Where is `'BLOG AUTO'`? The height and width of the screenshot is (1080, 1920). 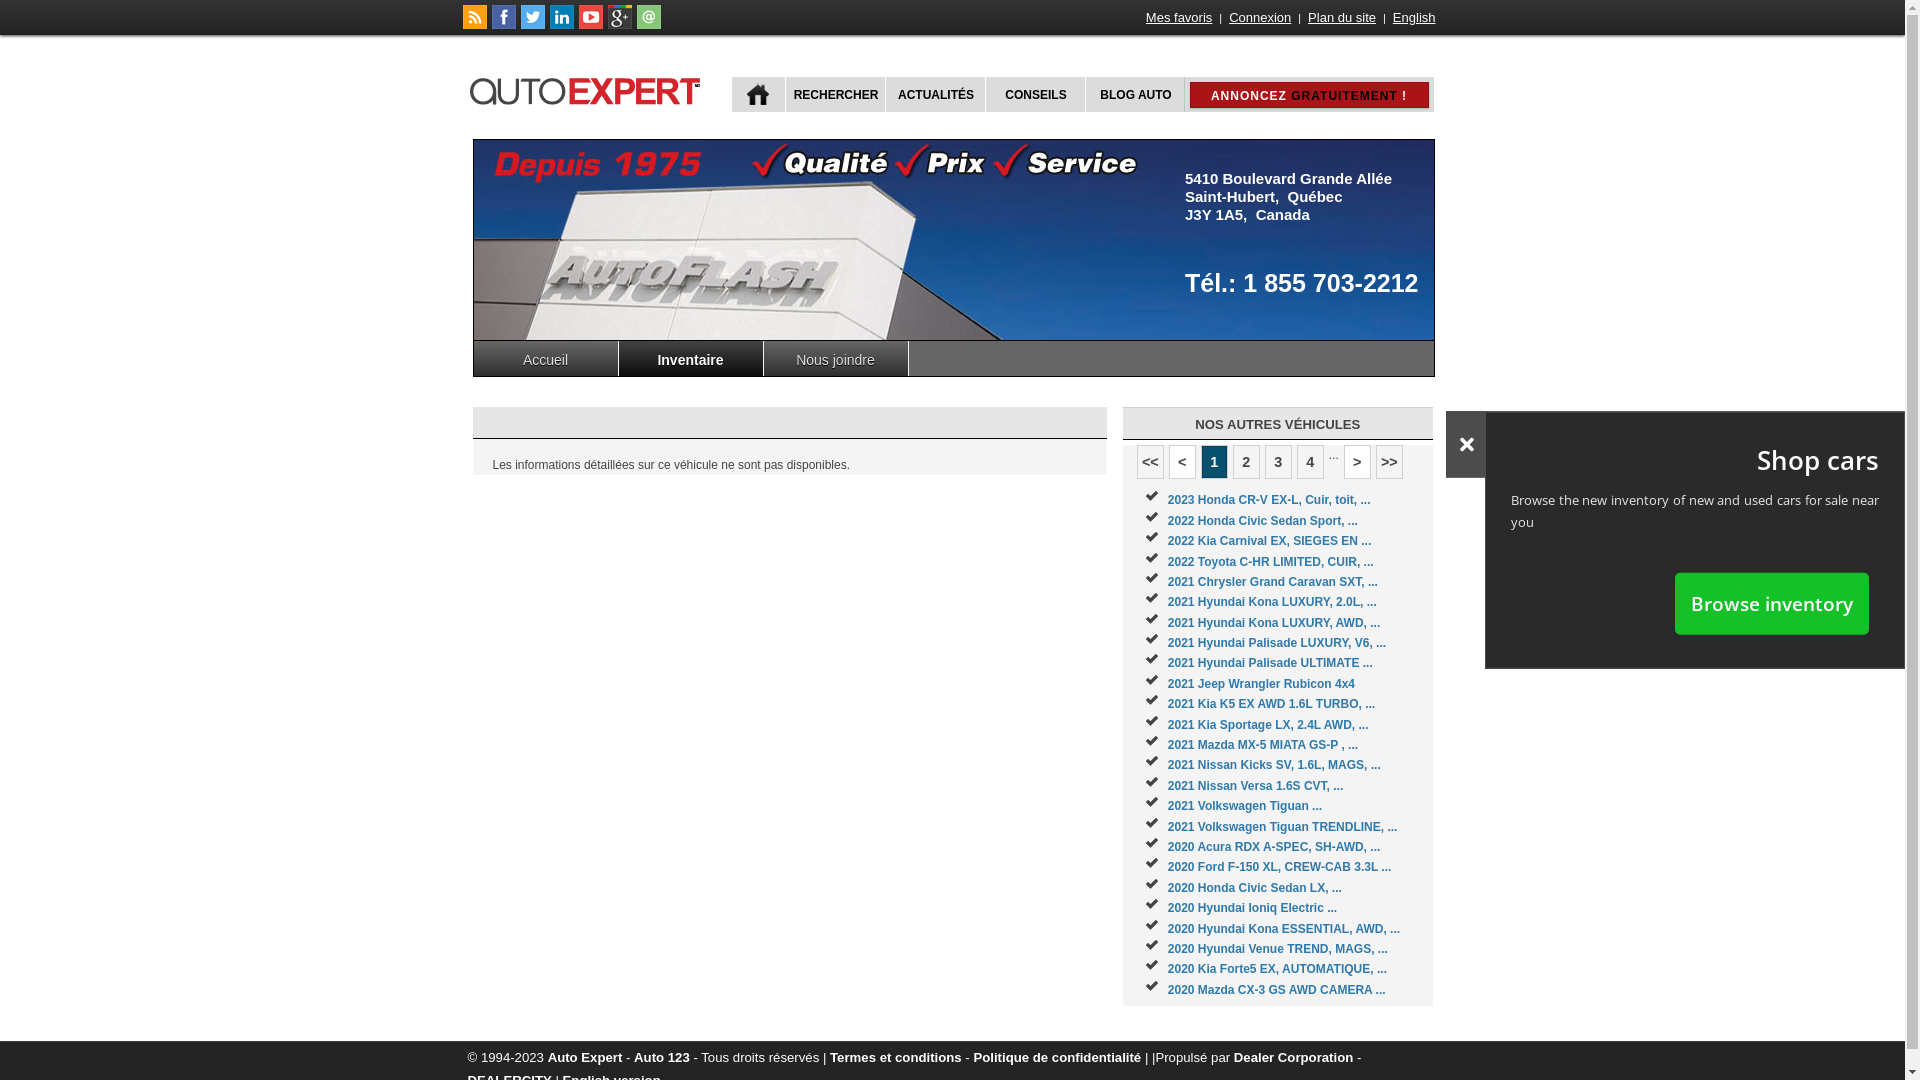
'BLOG AUTO' is located at coordinates (1133, 94).